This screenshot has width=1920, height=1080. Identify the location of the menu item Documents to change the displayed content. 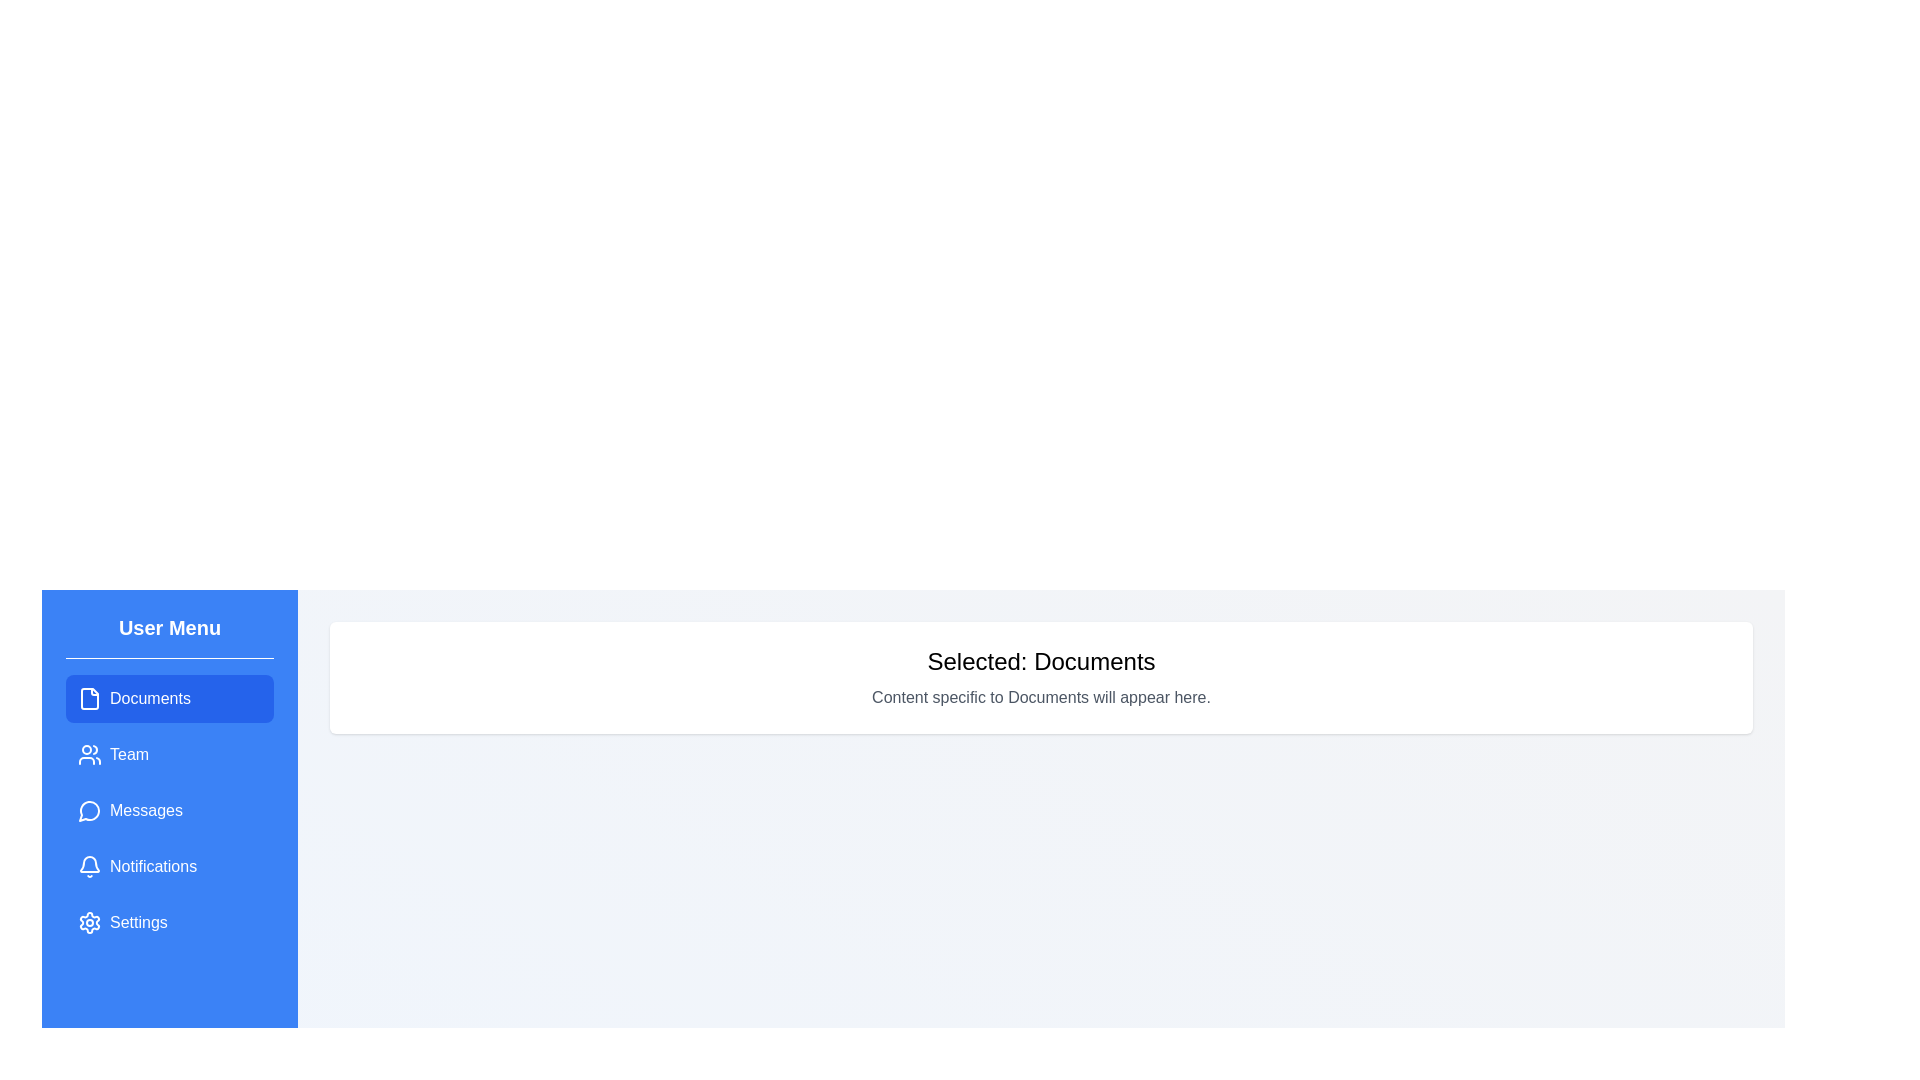
(169, 697).